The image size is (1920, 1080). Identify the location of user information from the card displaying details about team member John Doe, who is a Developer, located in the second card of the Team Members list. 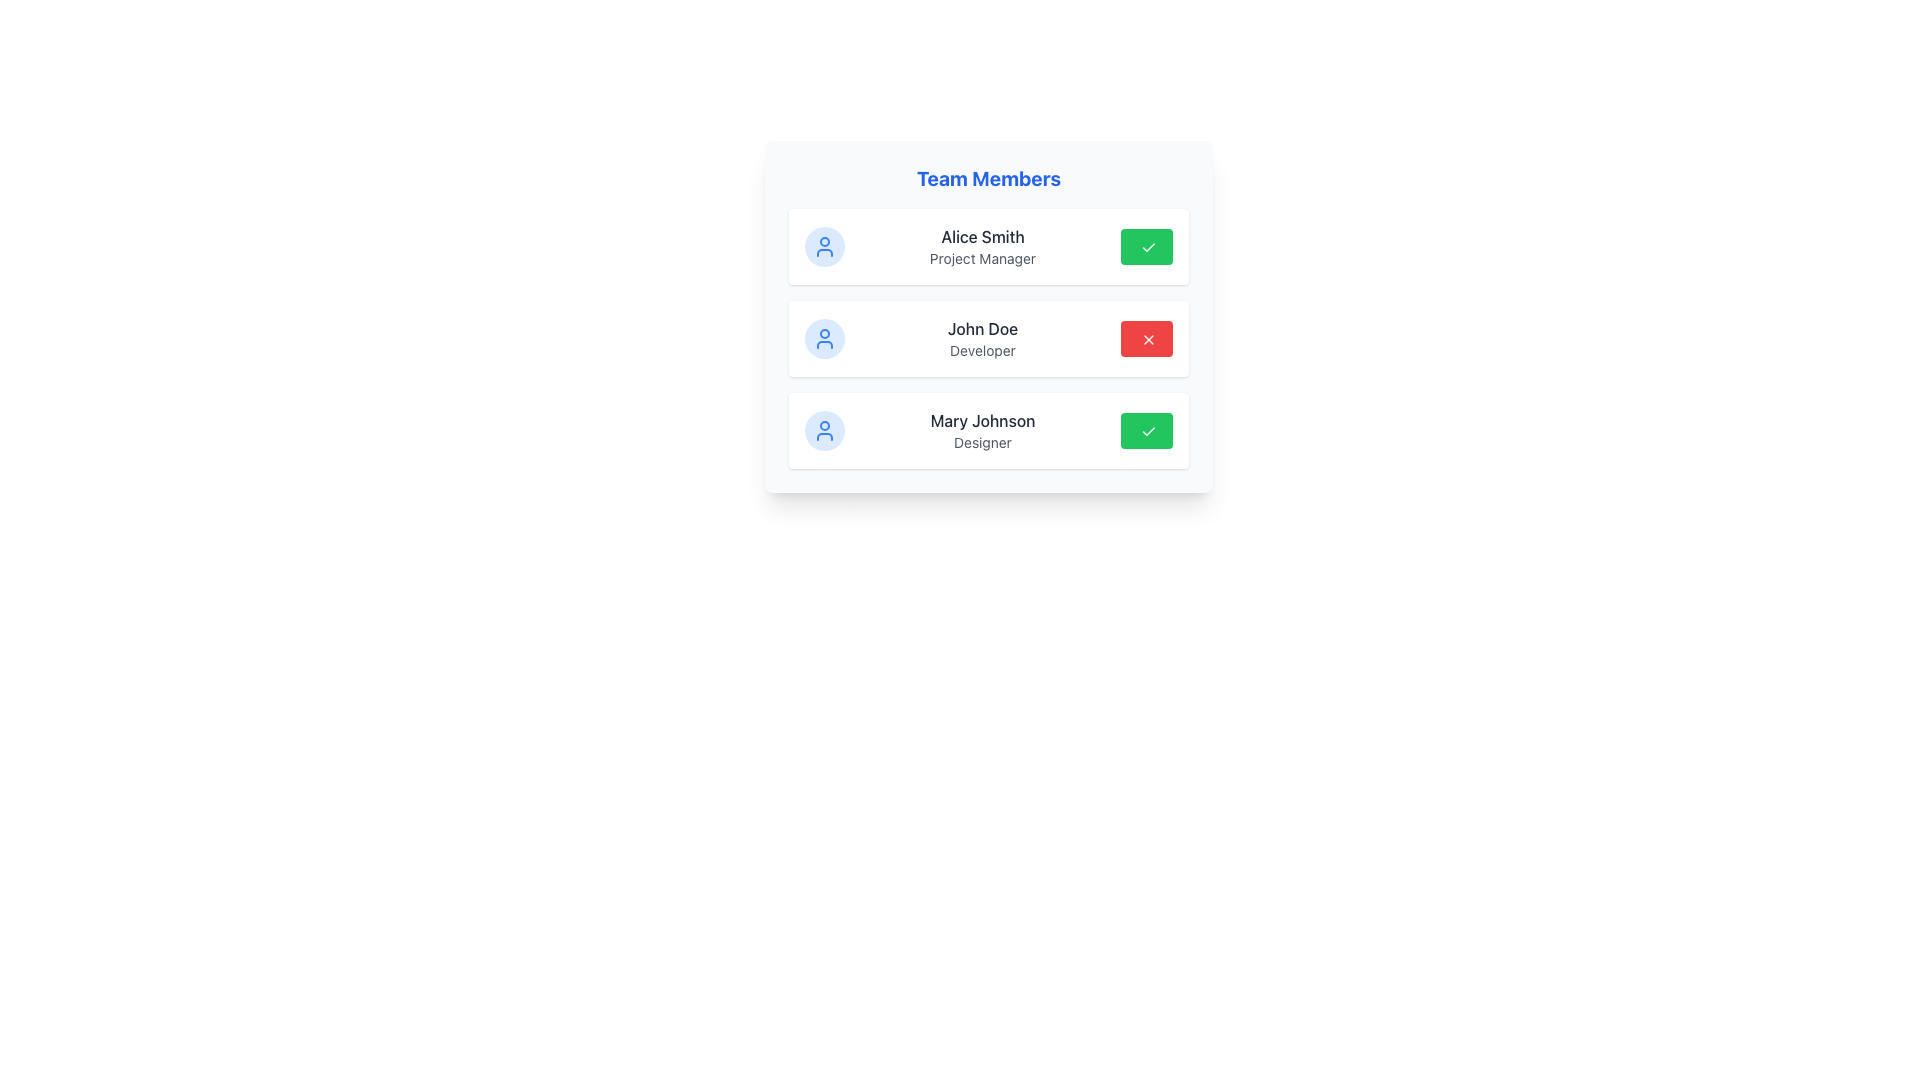
(988, 315).